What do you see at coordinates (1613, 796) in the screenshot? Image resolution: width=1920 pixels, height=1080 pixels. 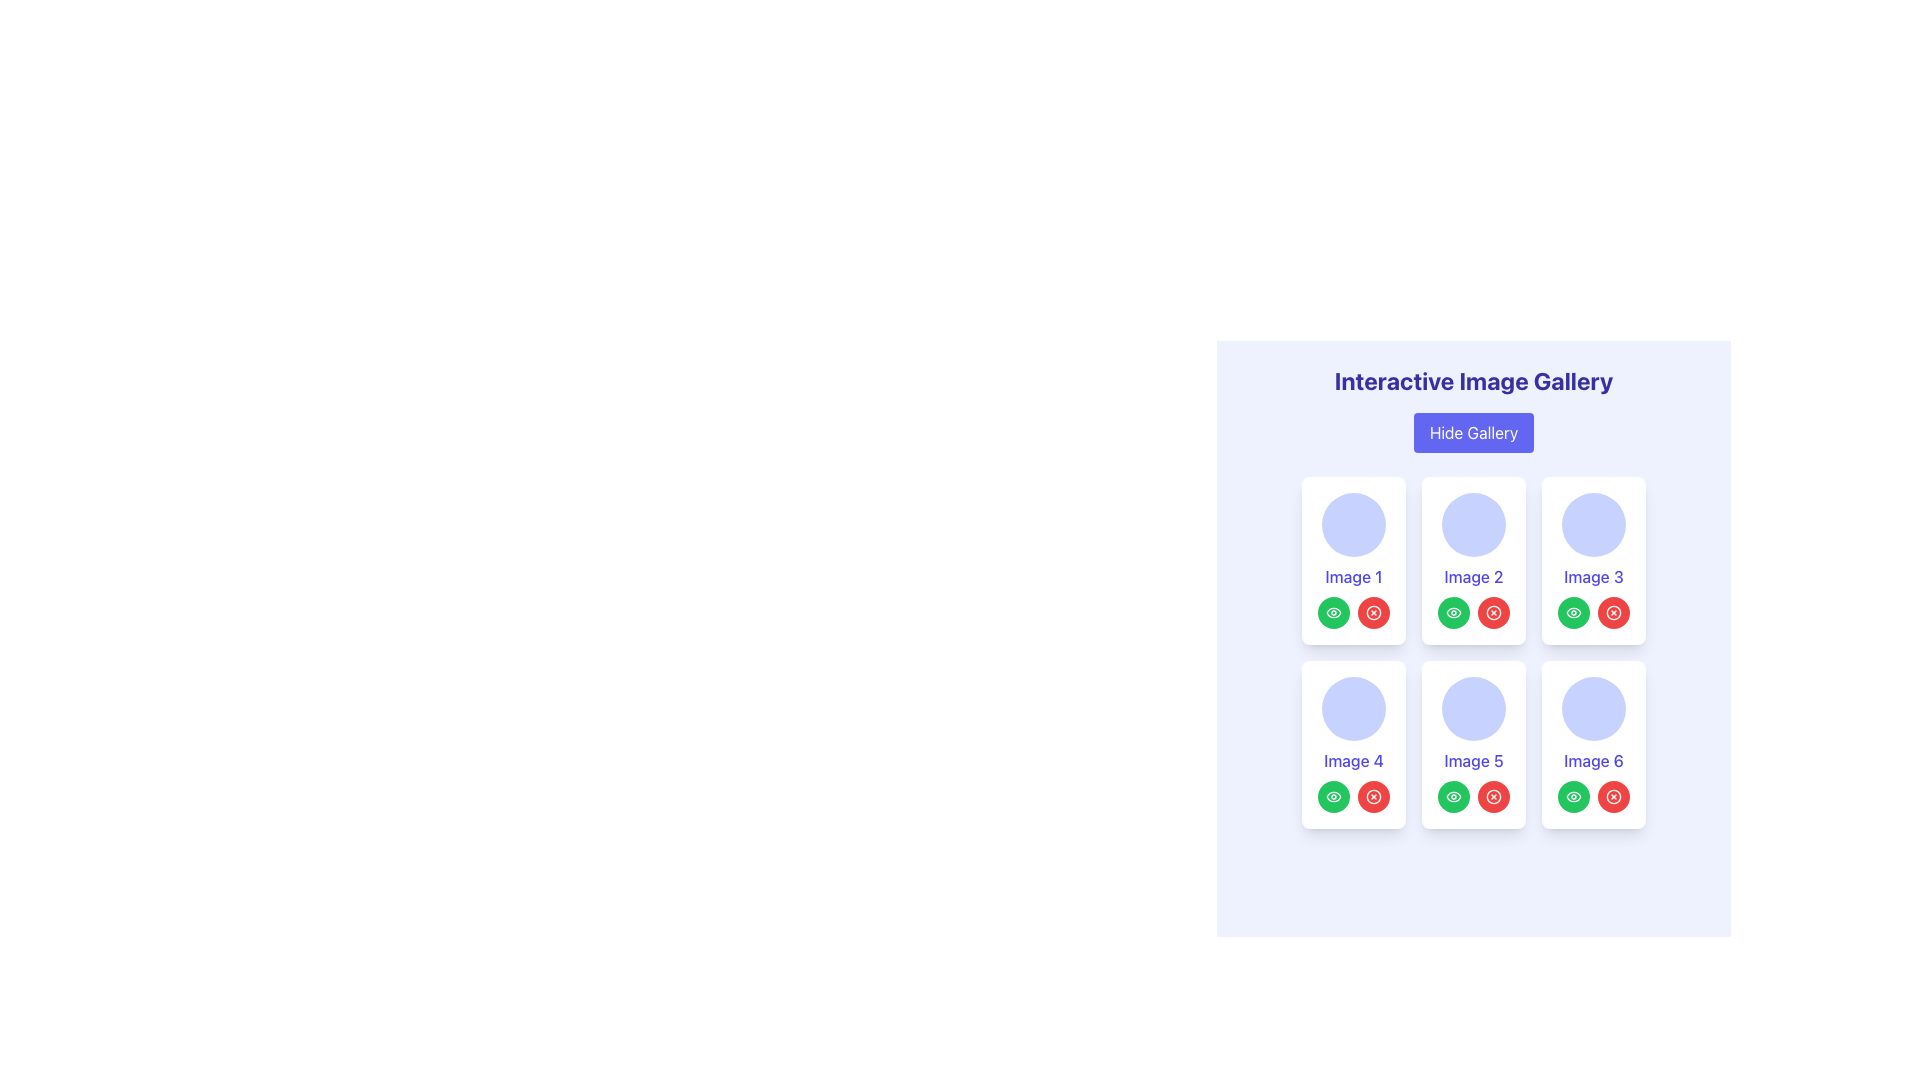 I see `the red circular icon with an 'X' symbol, which is the third button in the bottom-right corner of the feature panel associated with 'Image 6'` at bounding box center [1613, 796].